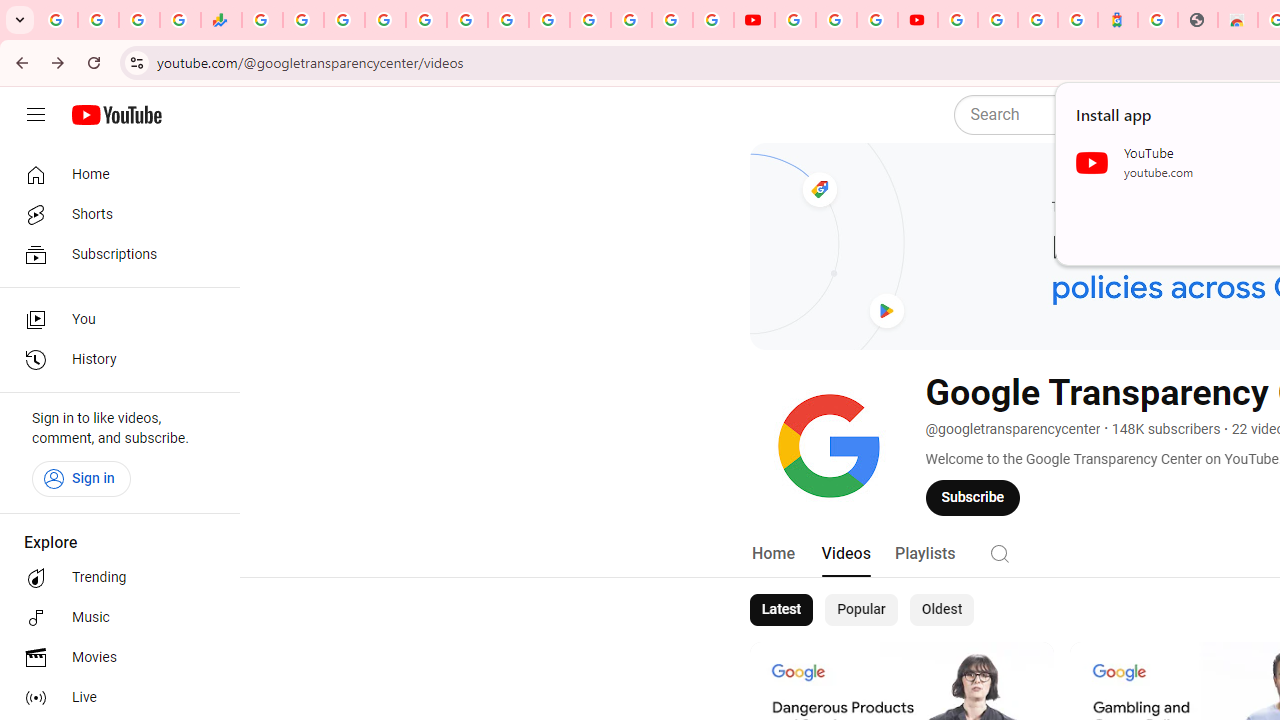 The image size is (1280, 720). Describe the element at coordinates (57, 20) in the screenshot. I see `'Google Workspace Admin Community'` at that location.